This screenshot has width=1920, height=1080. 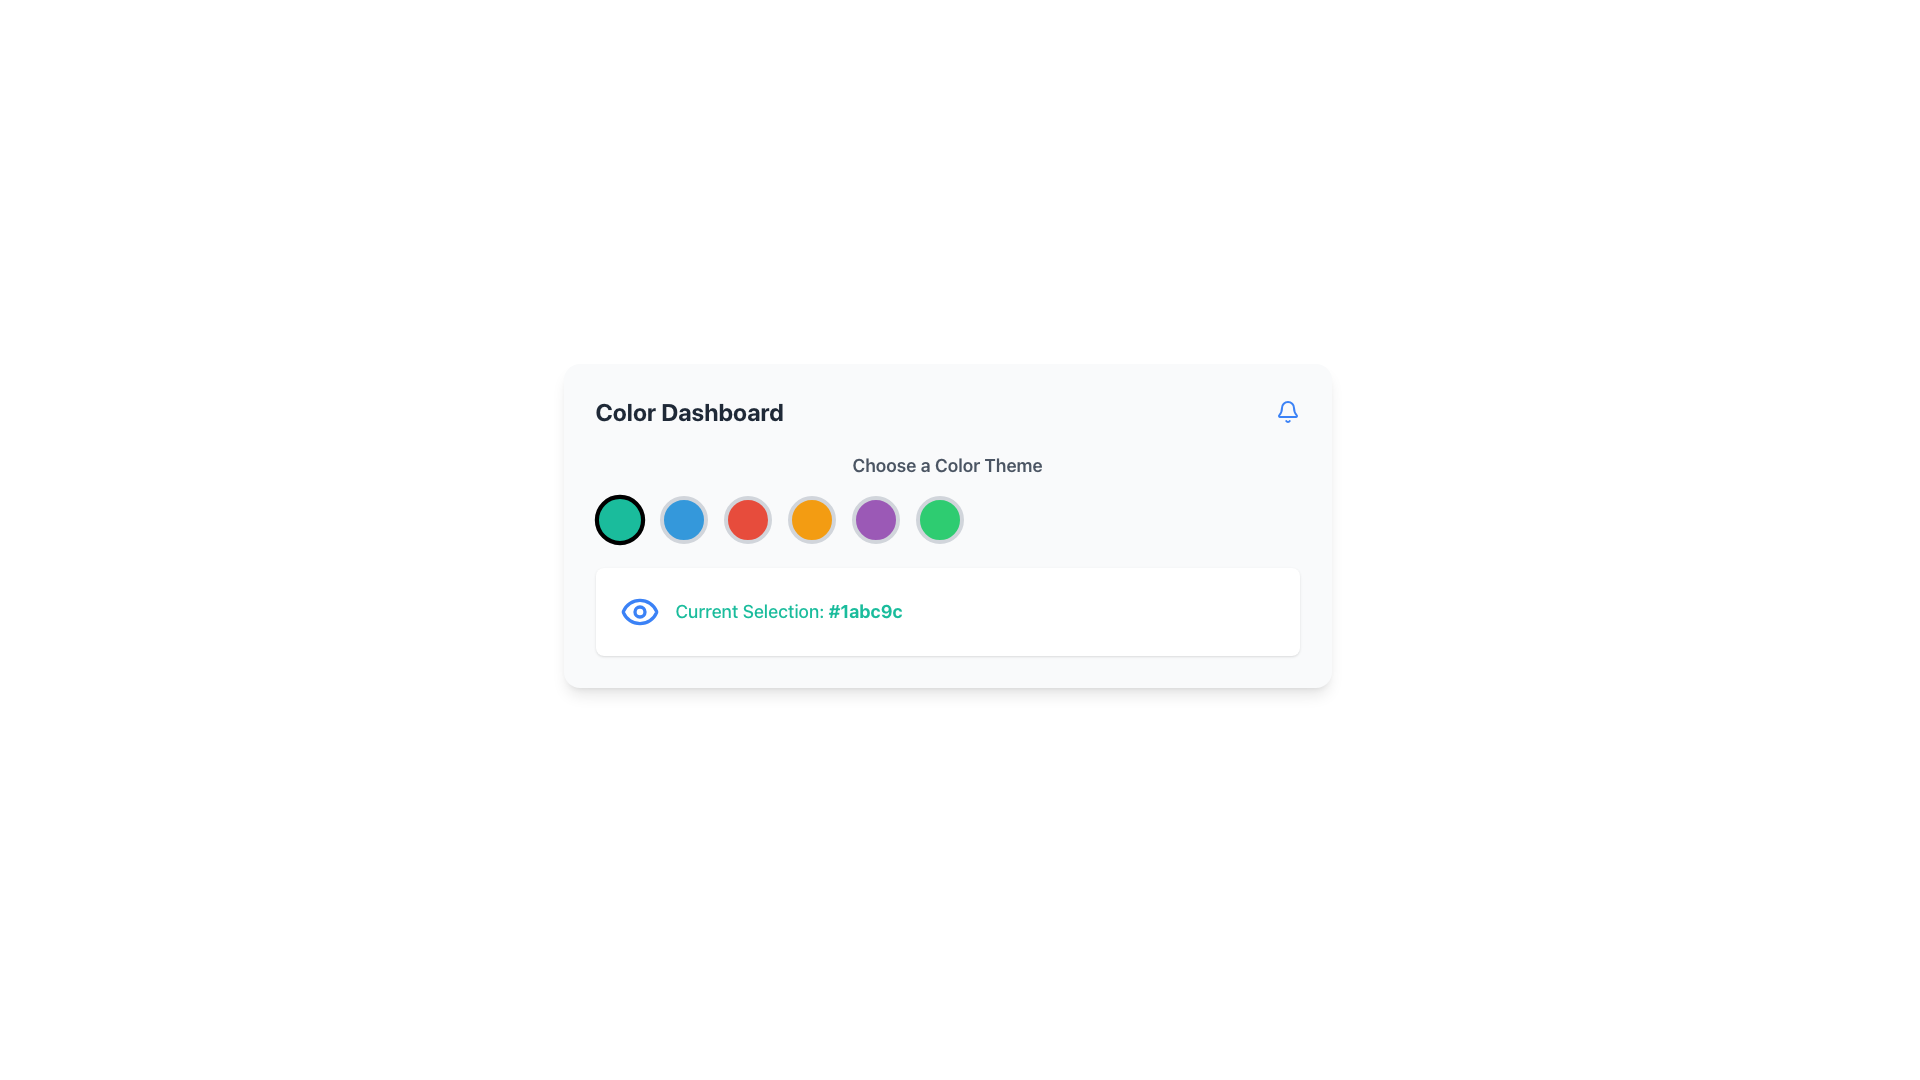 What do you see at coordinates (811, 519) in the screenshot?
I see `the fourth circular button in the color selection group` at bounding box center [811, 519].